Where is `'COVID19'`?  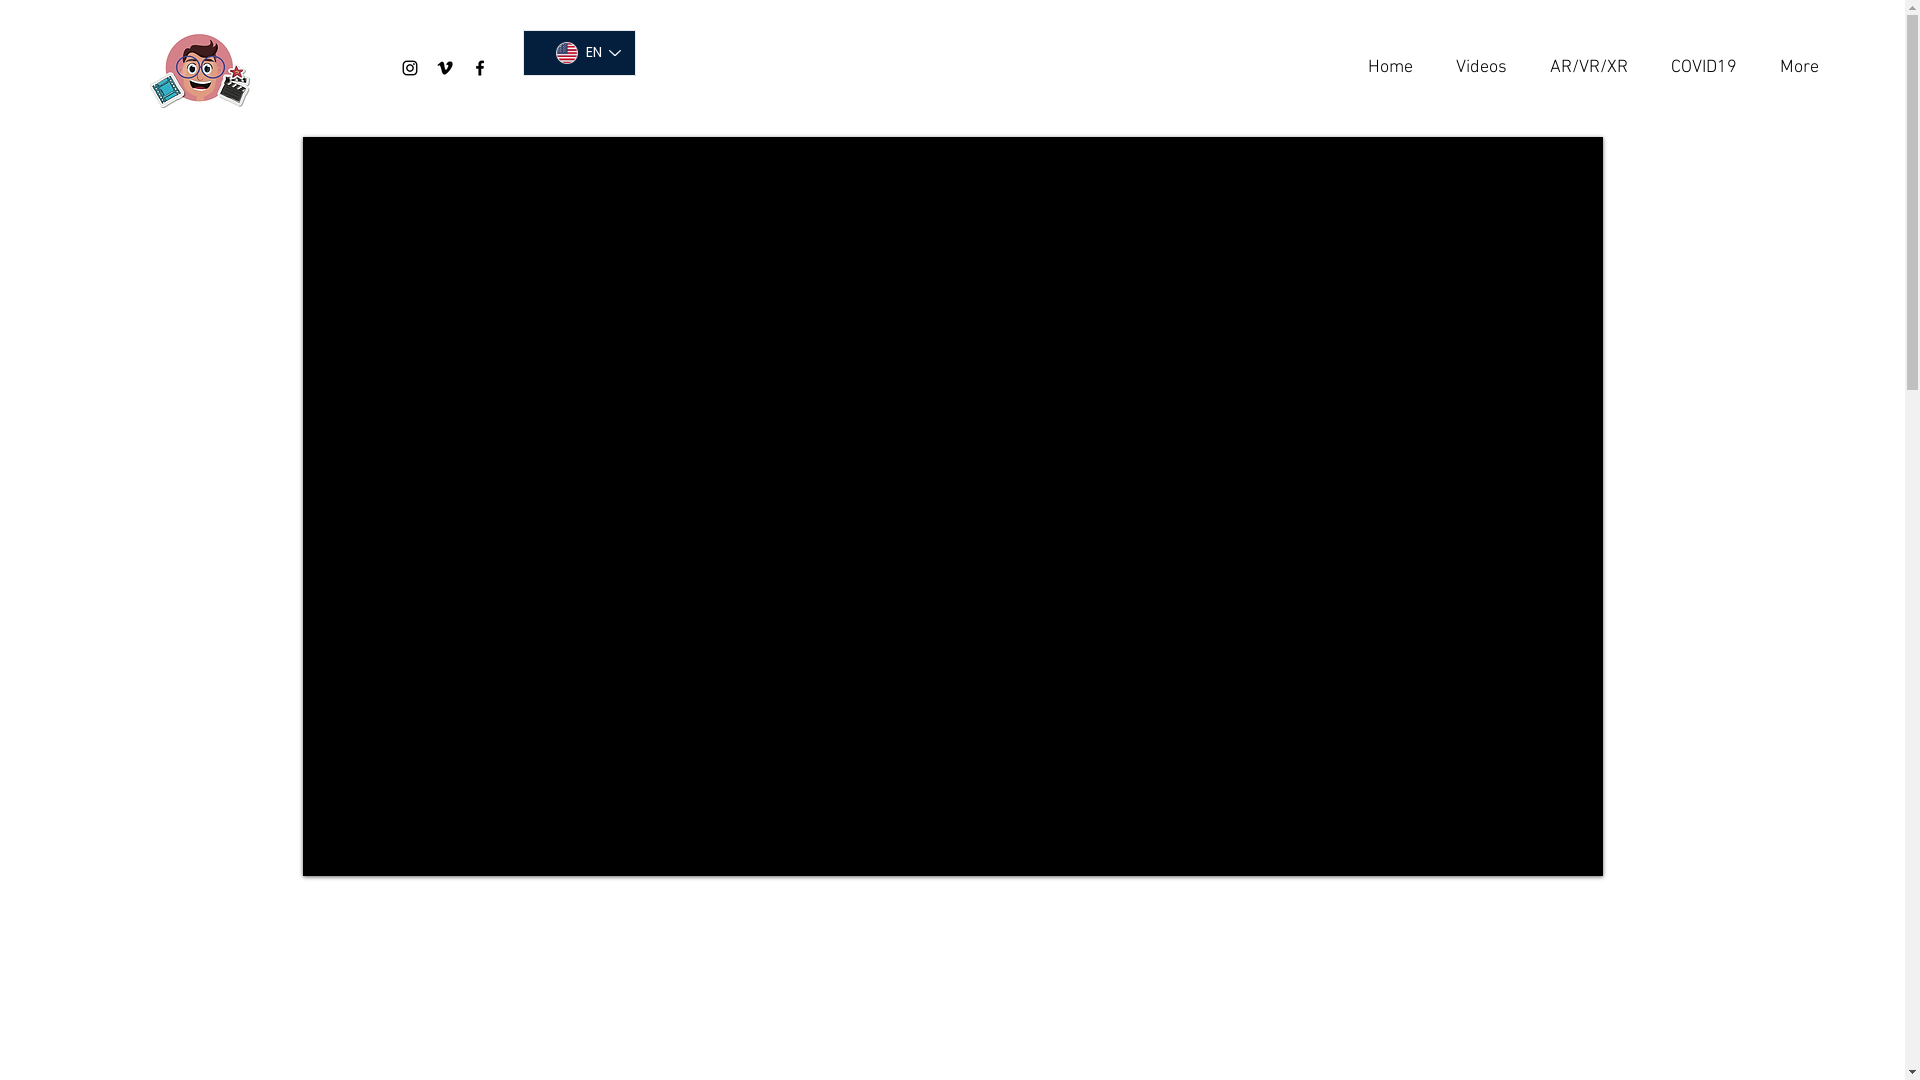
'COVID19' is located at coordinates (1696, 66).